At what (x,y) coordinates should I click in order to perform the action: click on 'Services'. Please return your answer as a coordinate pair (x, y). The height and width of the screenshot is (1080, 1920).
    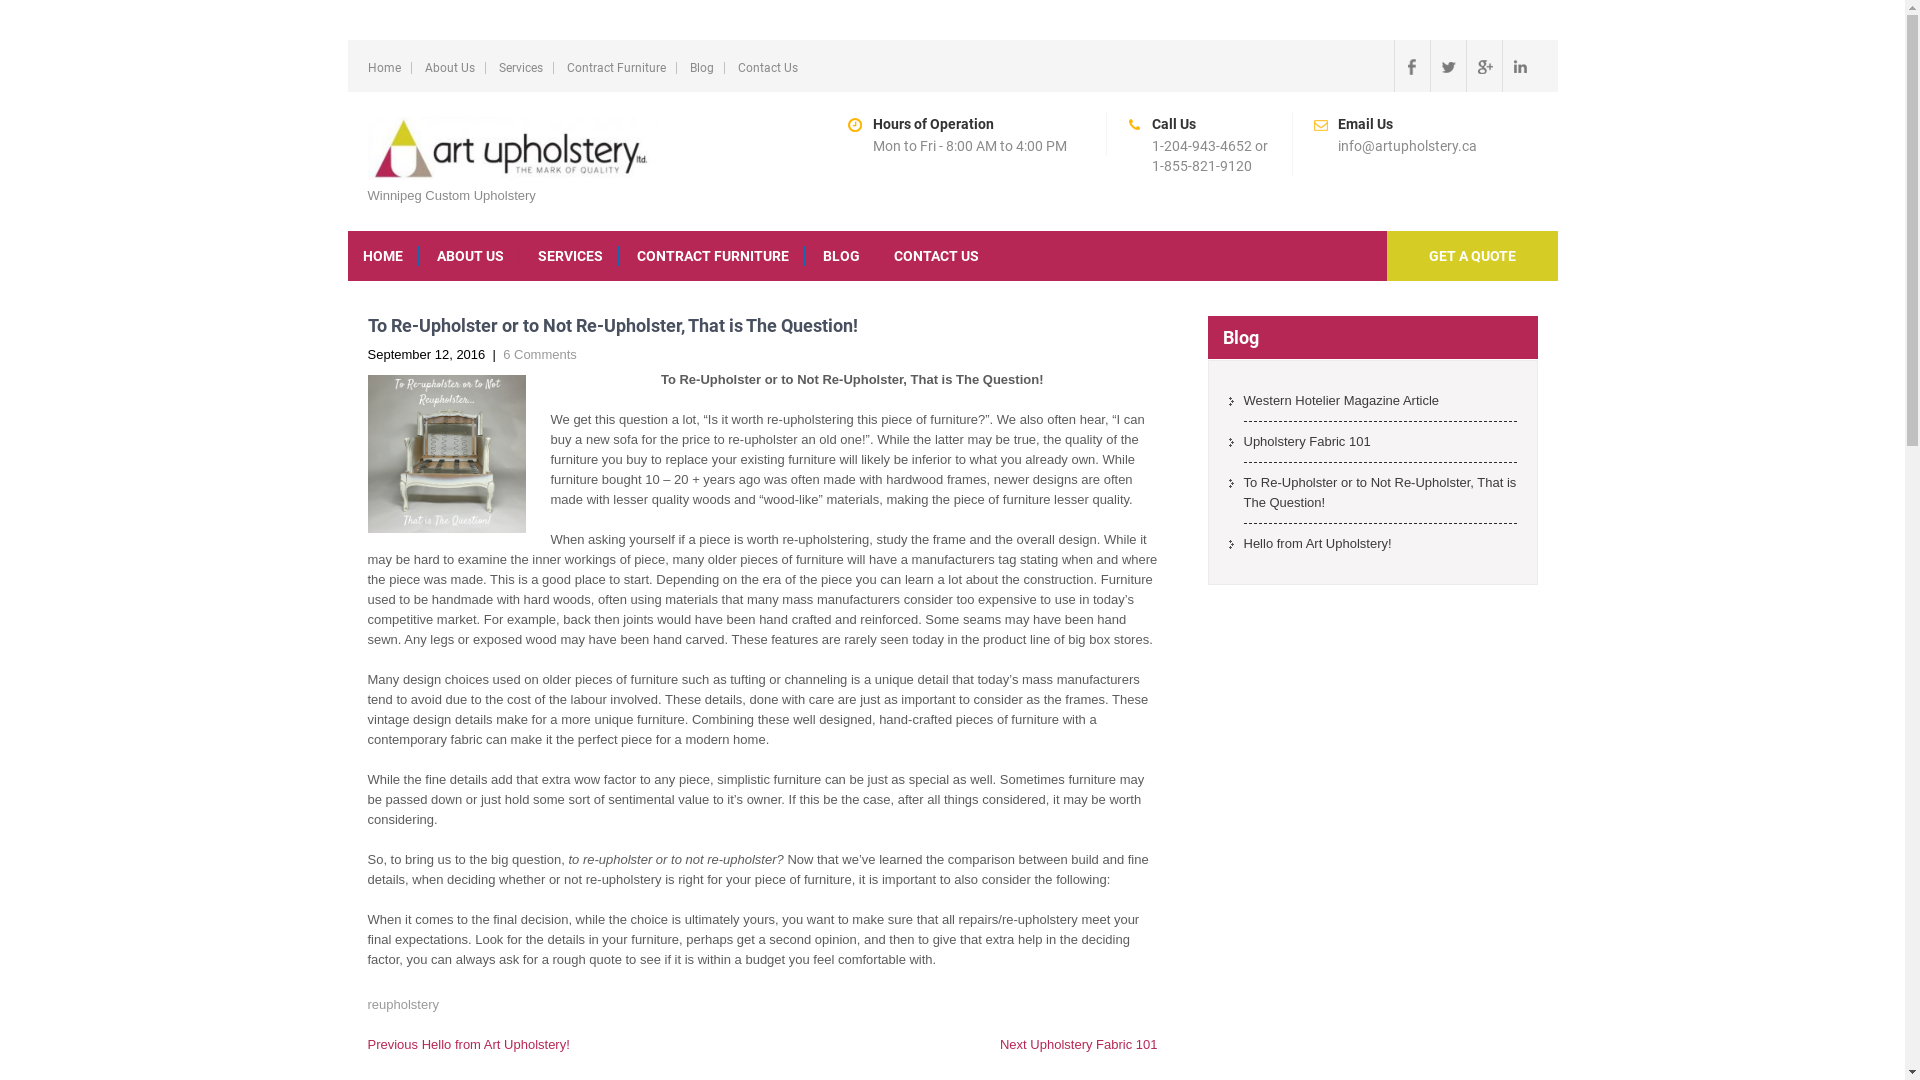
    Looking at the image, I should click on (519, 67).